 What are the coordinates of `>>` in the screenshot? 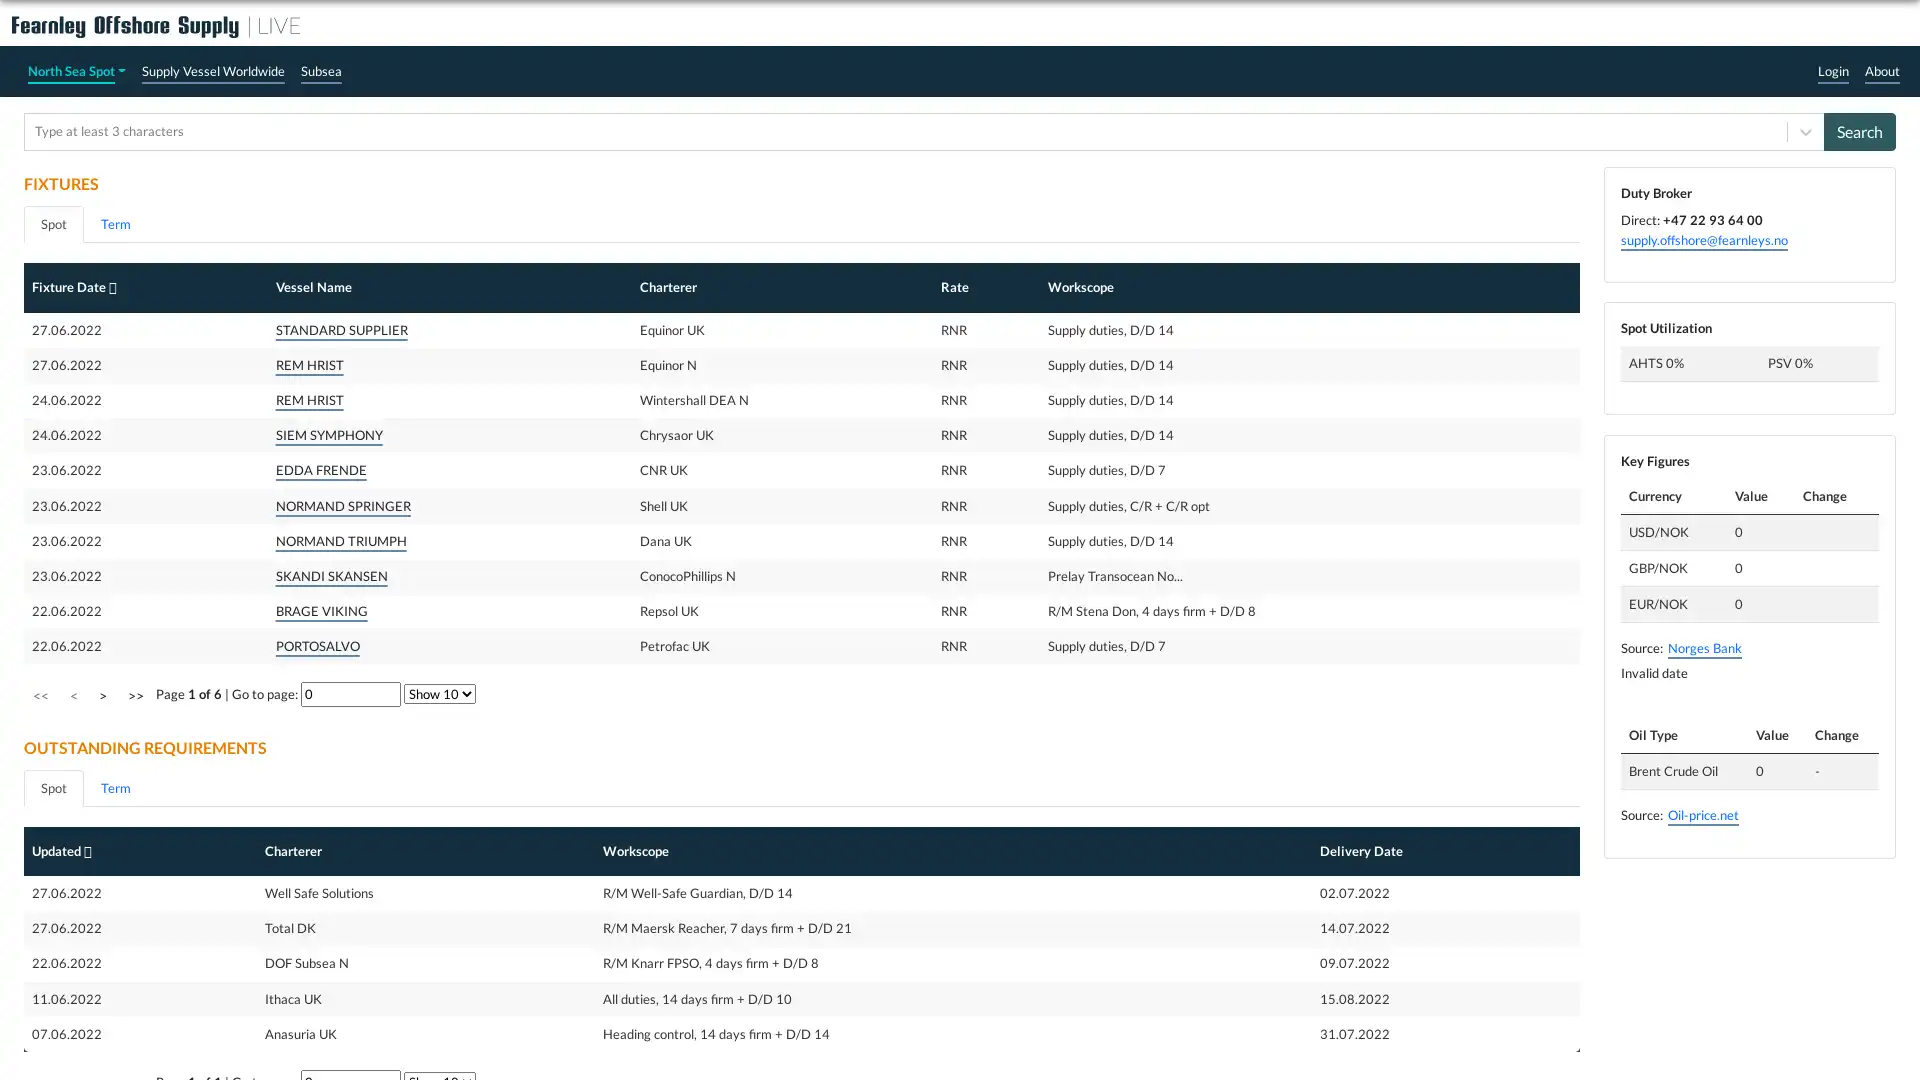 It's located at (134, 694).